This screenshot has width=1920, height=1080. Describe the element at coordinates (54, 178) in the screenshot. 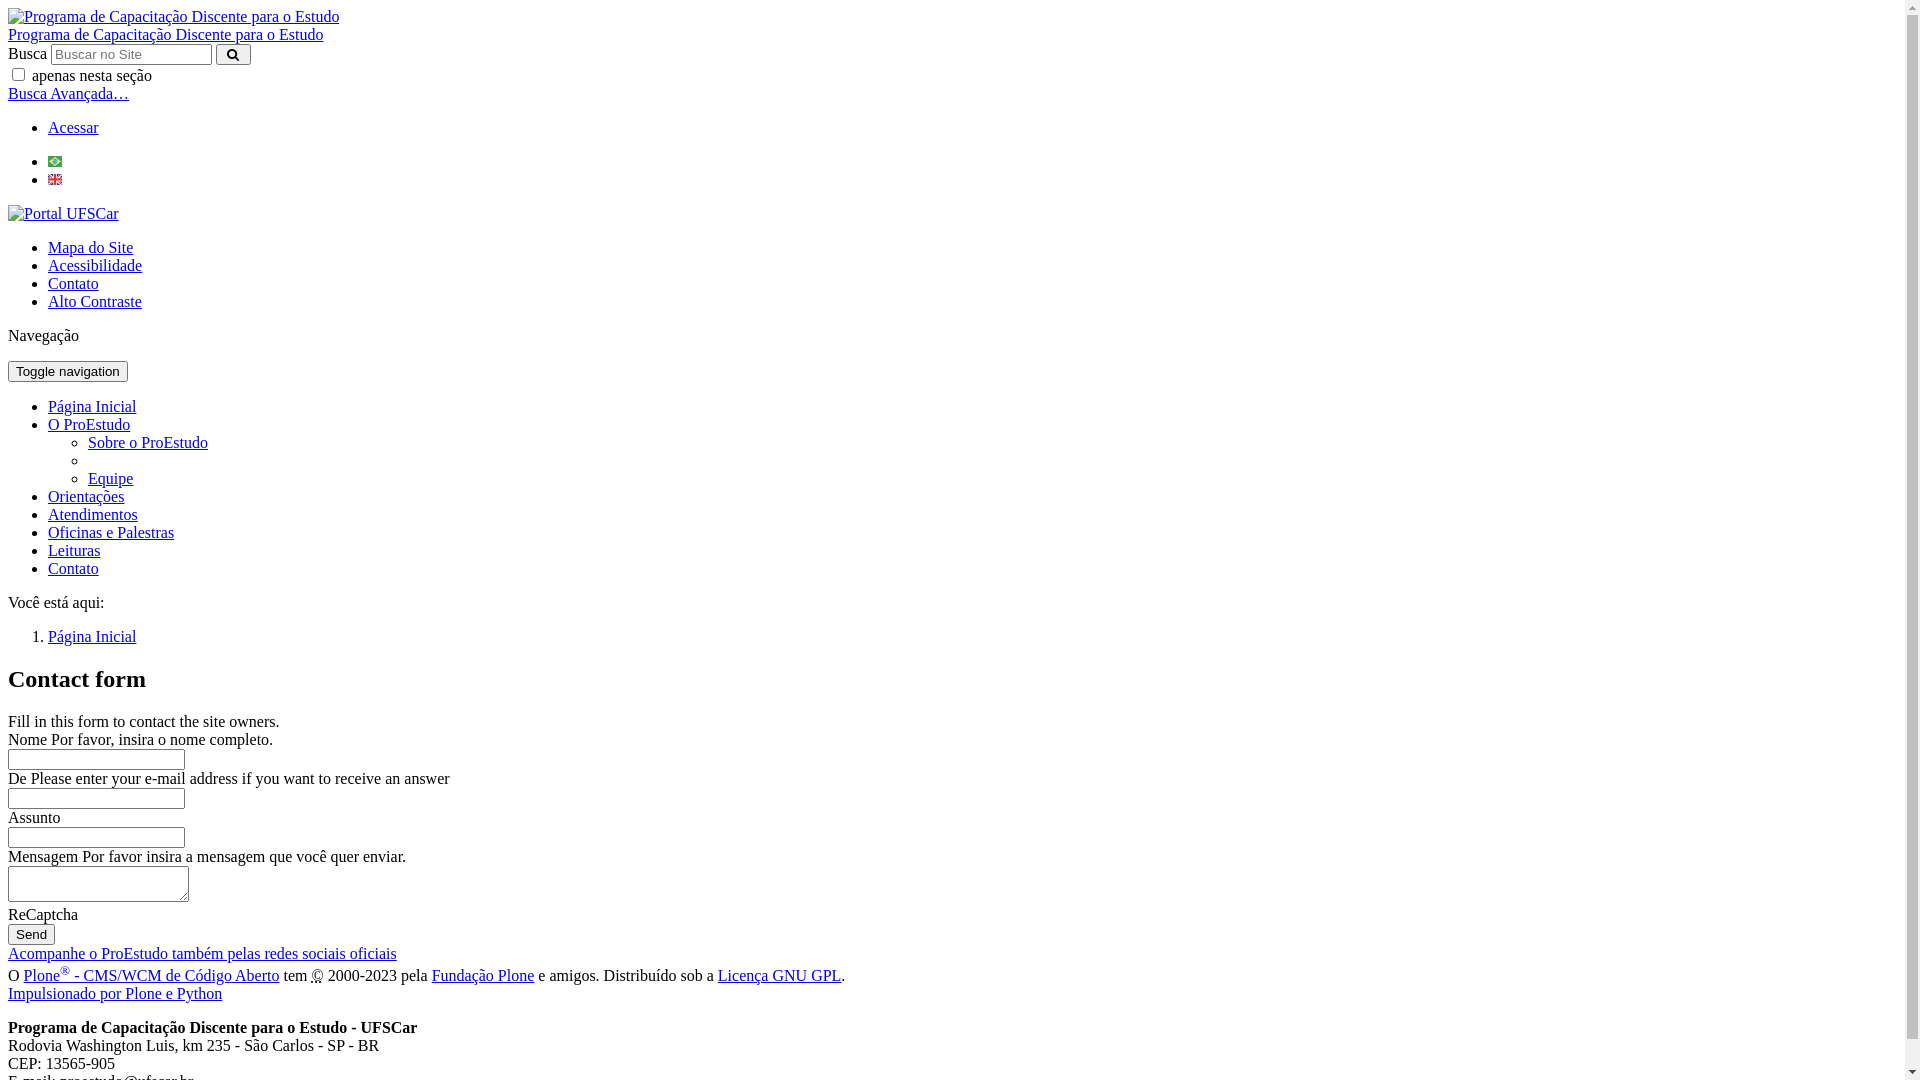

I see `'English'` at that location.